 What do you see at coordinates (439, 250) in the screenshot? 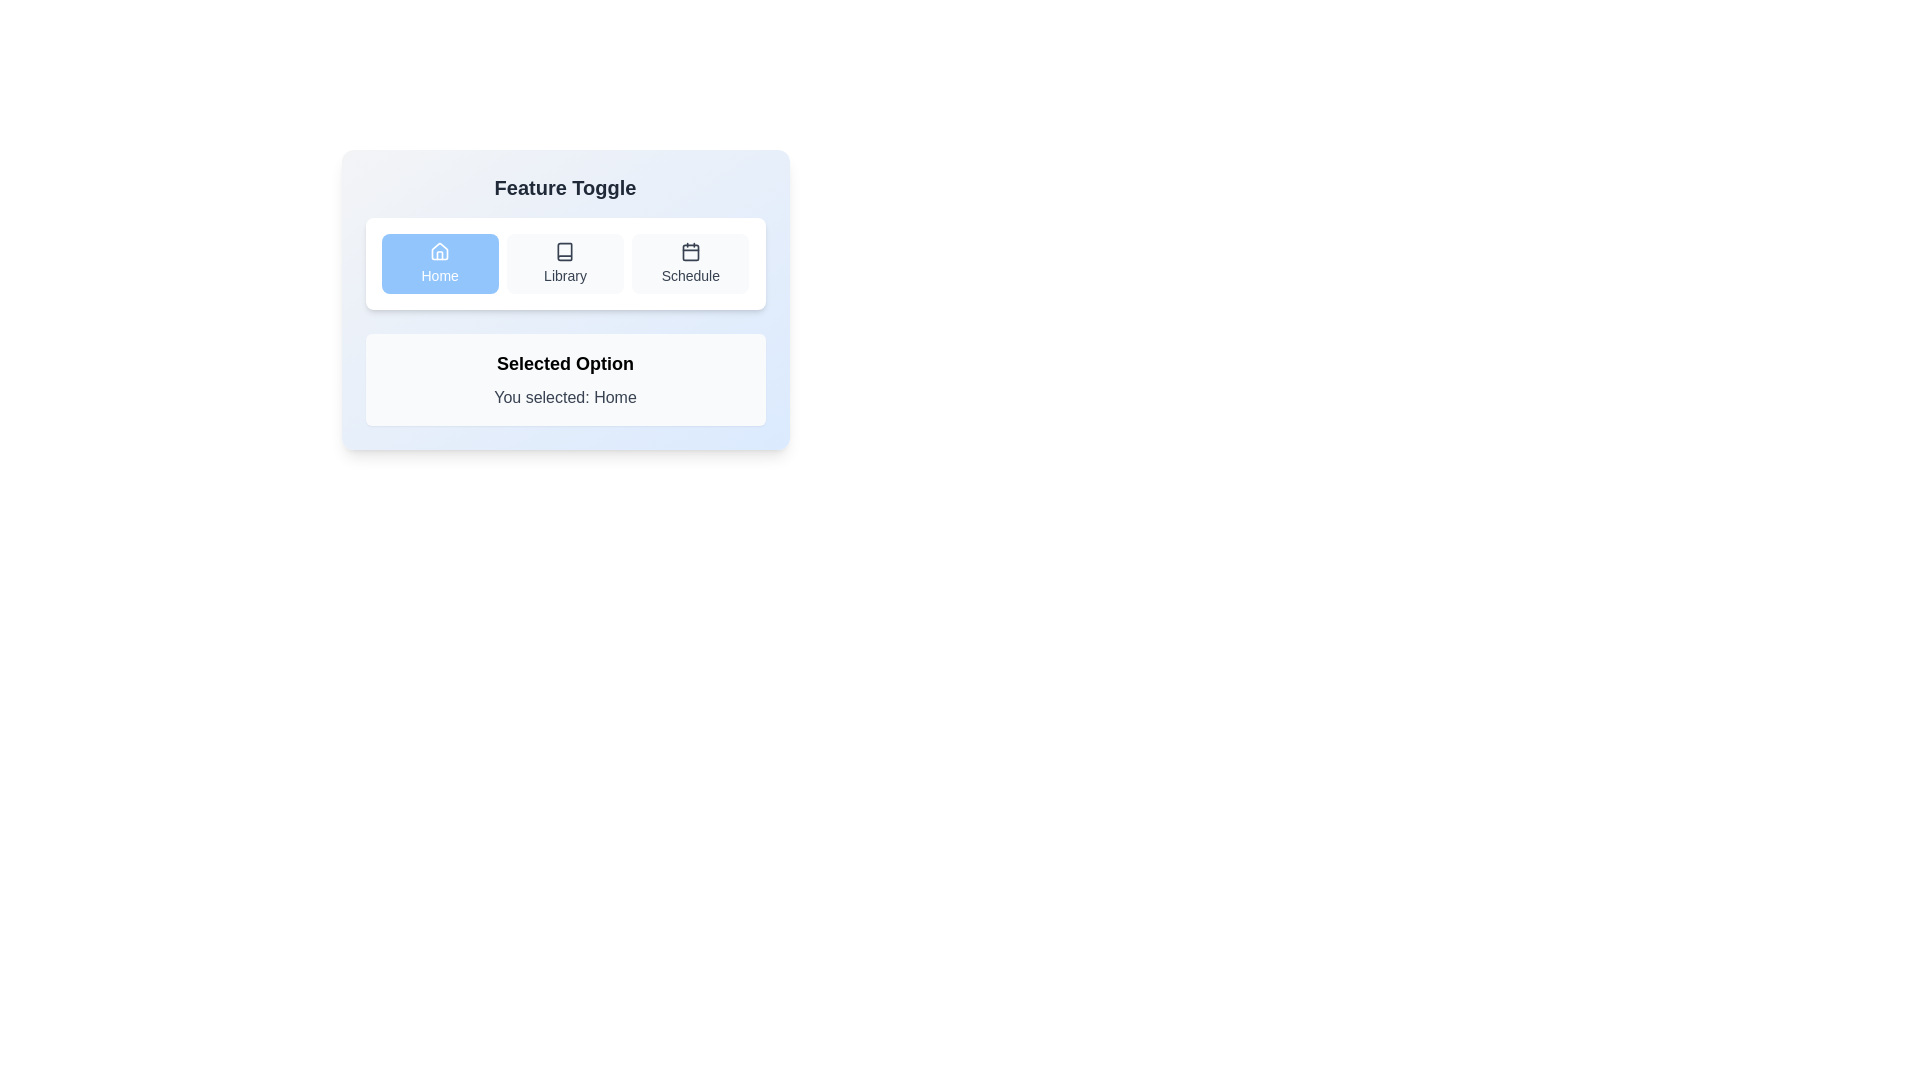
I see `the 'Home' button which contains the house icon` at bounding box center [439, 250].